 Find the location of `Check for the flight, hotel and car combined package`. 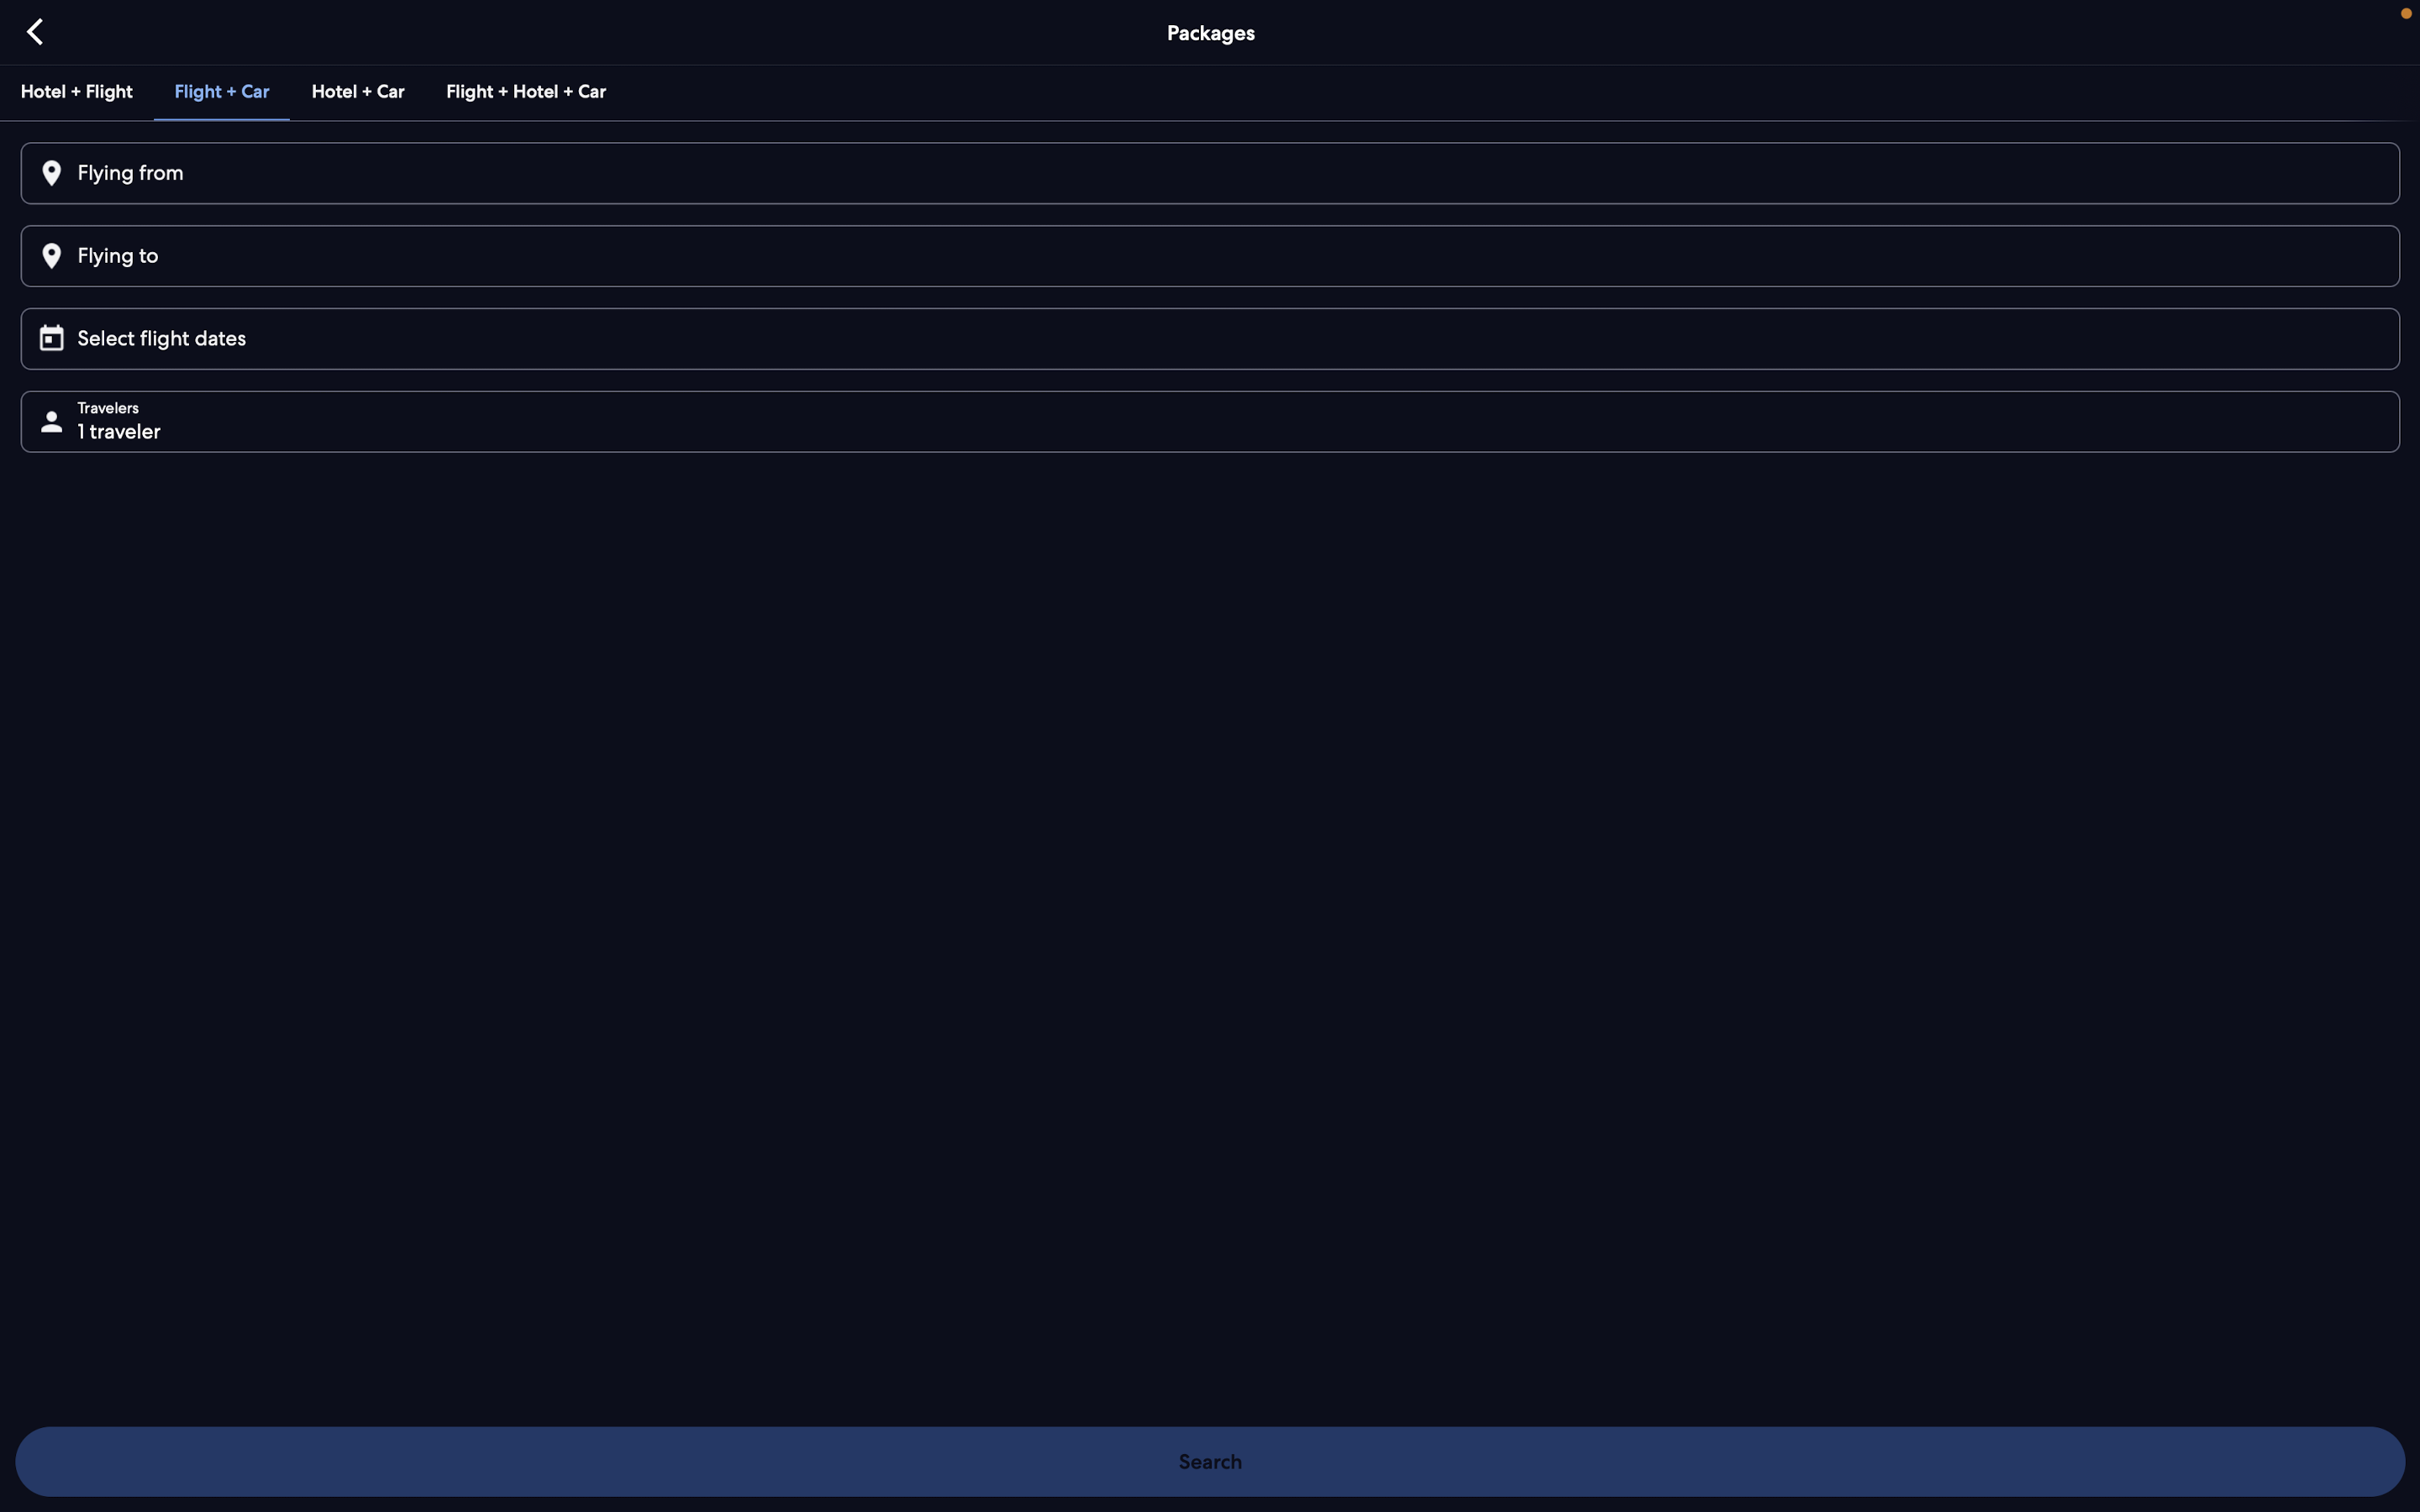

Check for the flight, hotel and car combined package is located at coordinates (523, 90).